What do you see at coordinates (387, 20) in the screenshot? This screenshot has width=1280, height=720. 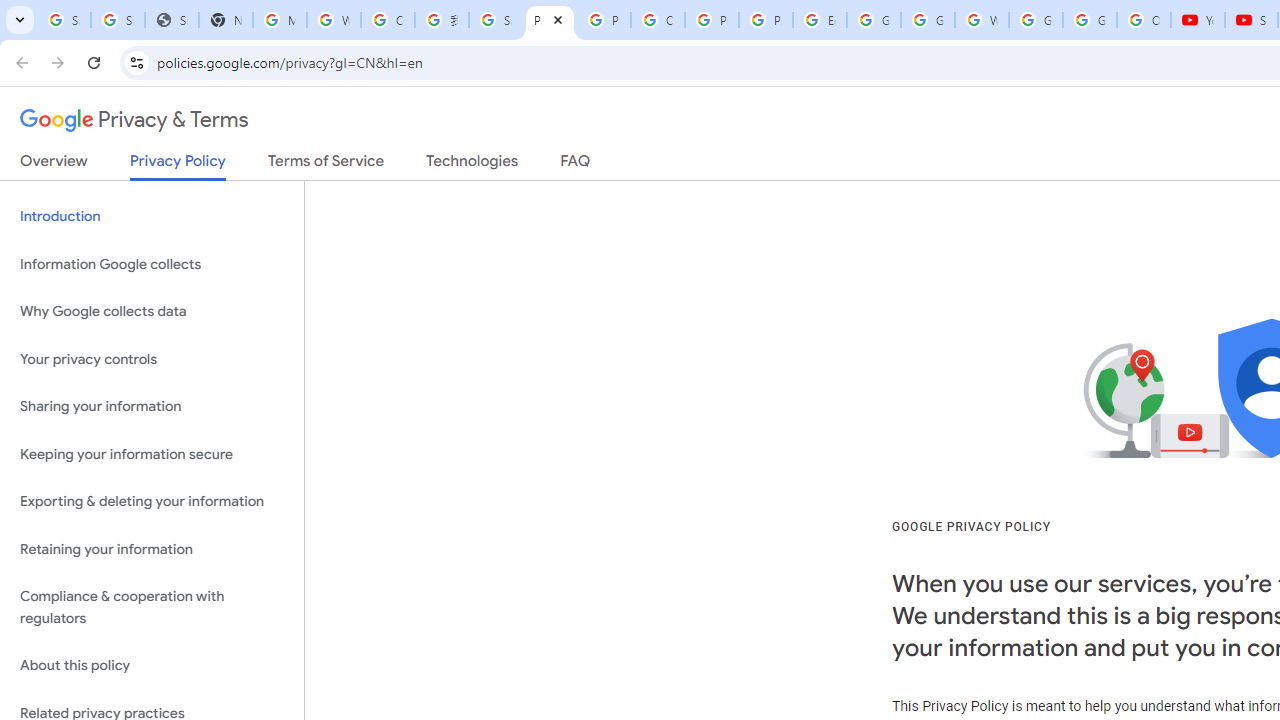 I see `'Create your Google Account'` at bounding box center [387, 20].